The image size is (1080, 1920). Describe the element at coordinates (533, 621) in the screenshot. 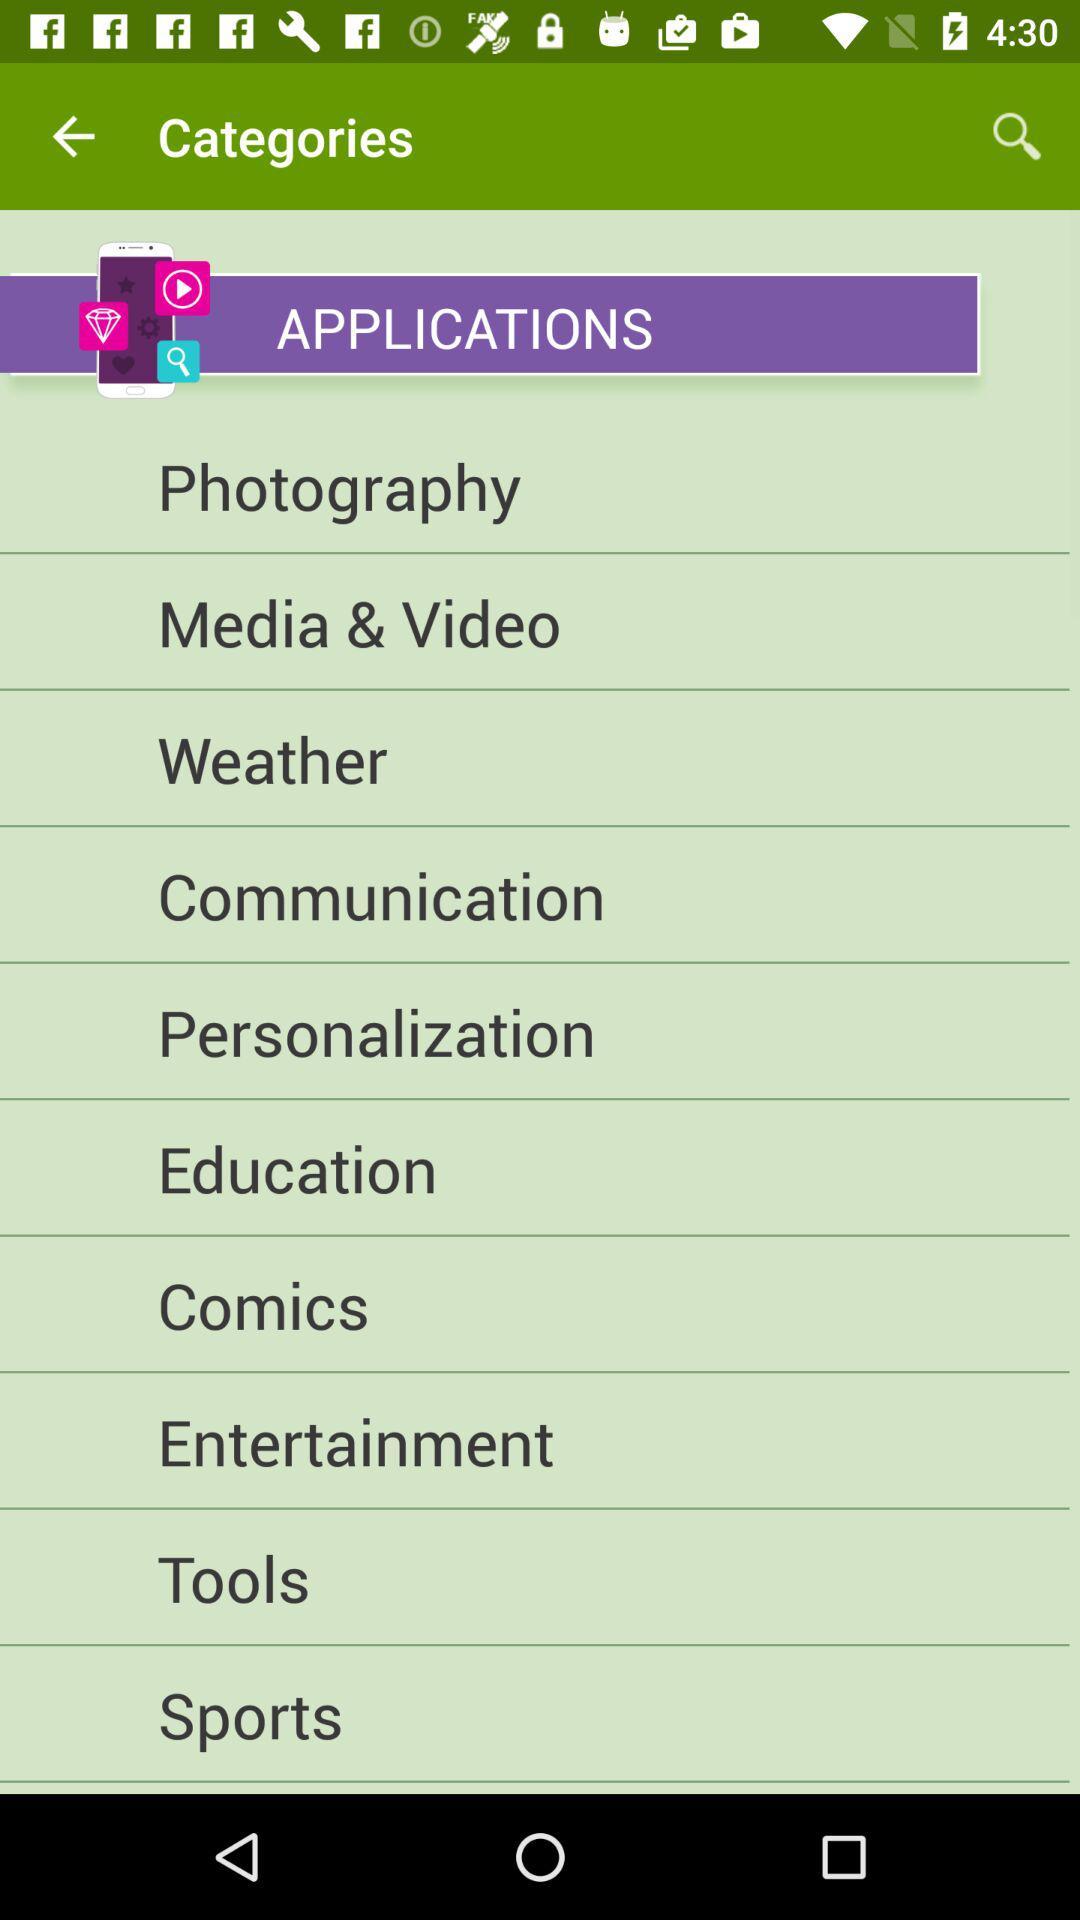

I see `the media & video` at that location.